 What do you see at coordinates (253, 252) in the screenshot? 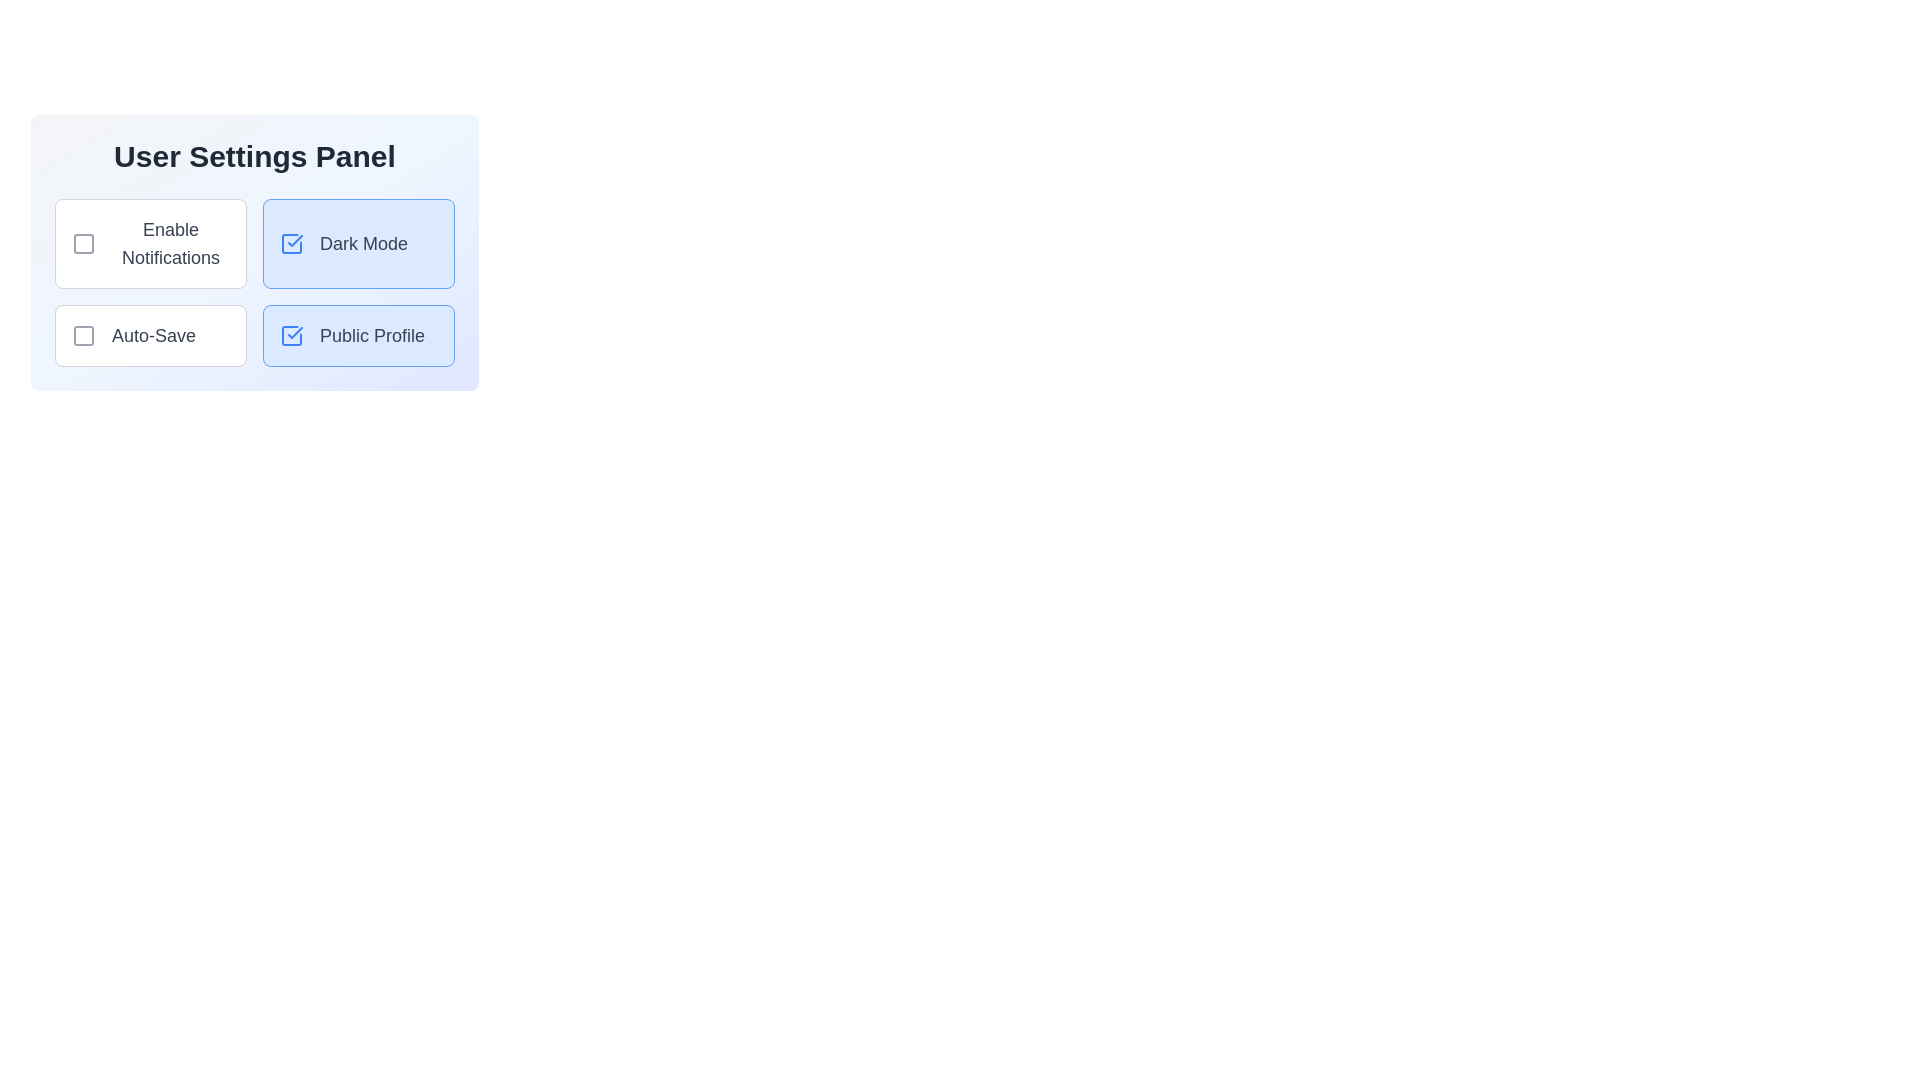
I see `the settings option within the settings card` at bounding box center [253, 252].